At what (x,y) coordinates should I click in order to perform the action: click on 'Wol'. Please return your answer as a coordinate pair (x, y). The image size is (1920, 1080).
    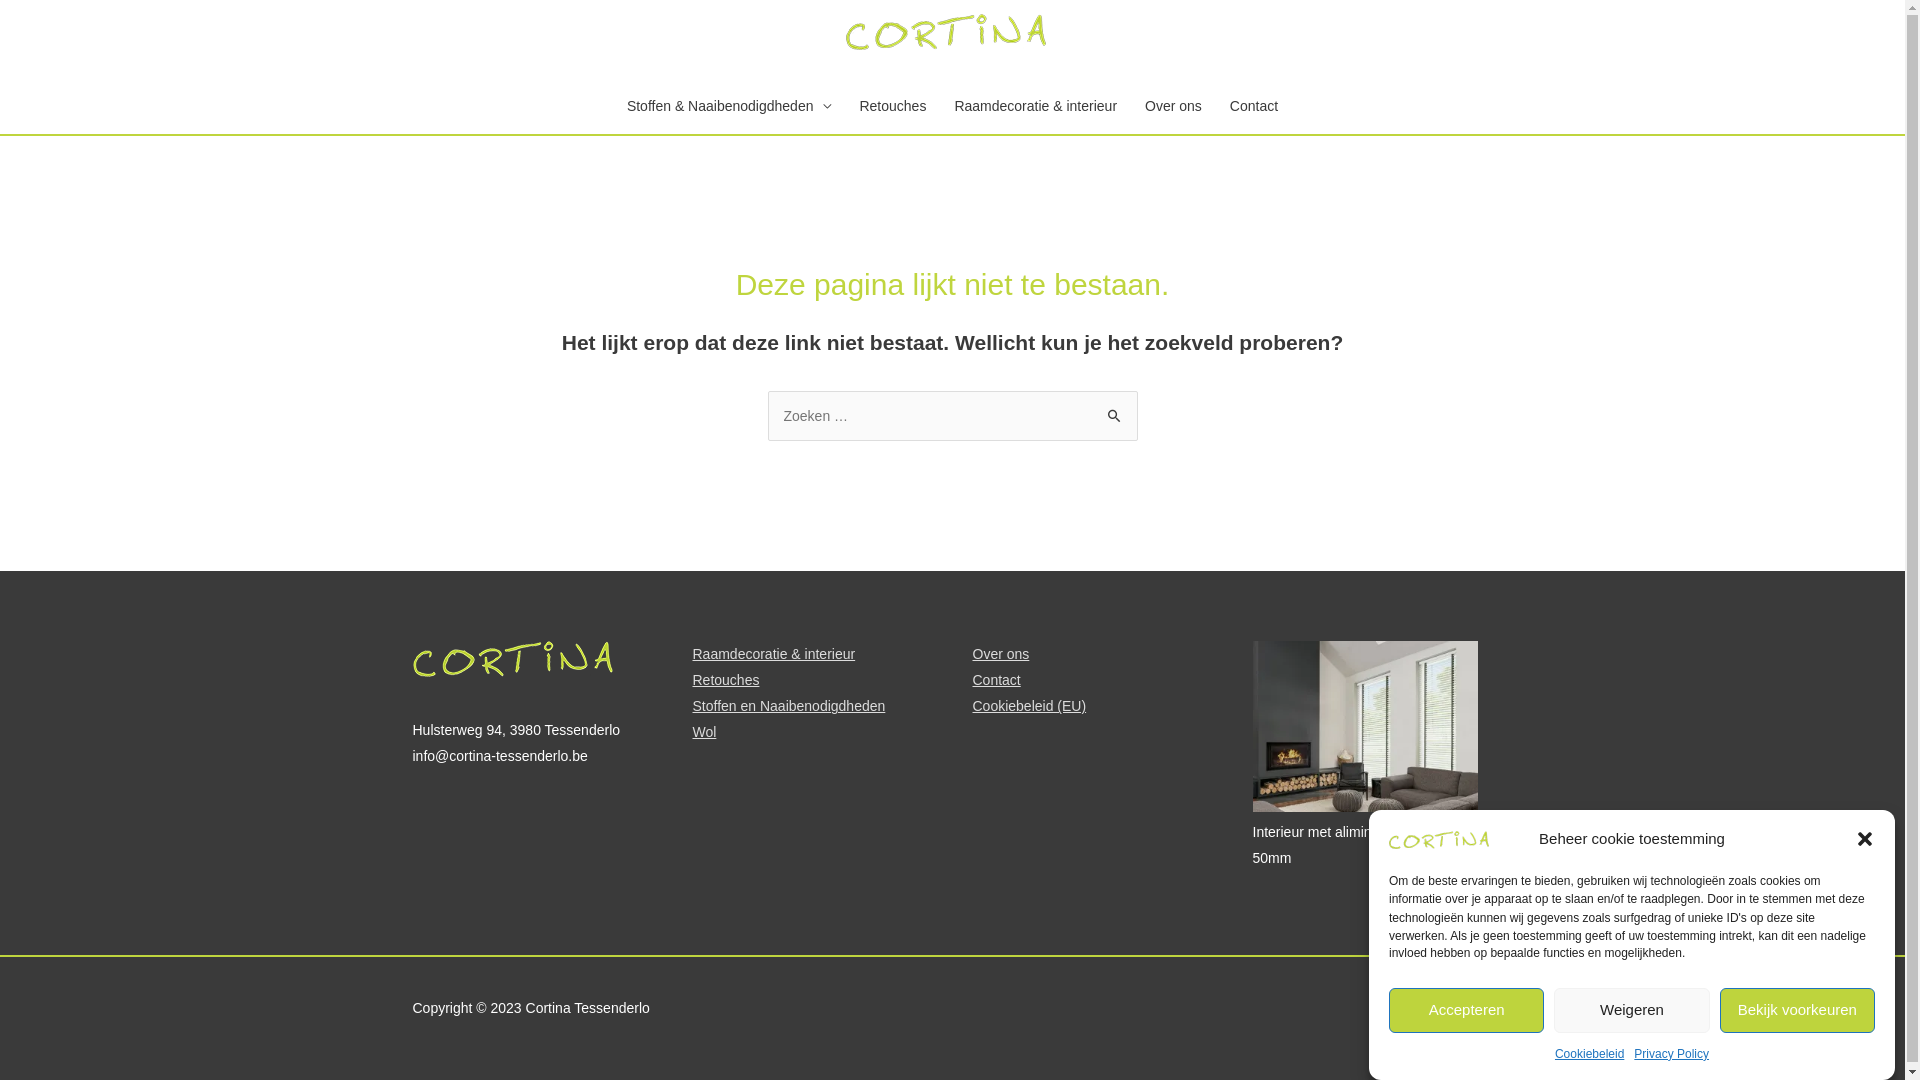
    Looking at the image, I should click on (704, 732).